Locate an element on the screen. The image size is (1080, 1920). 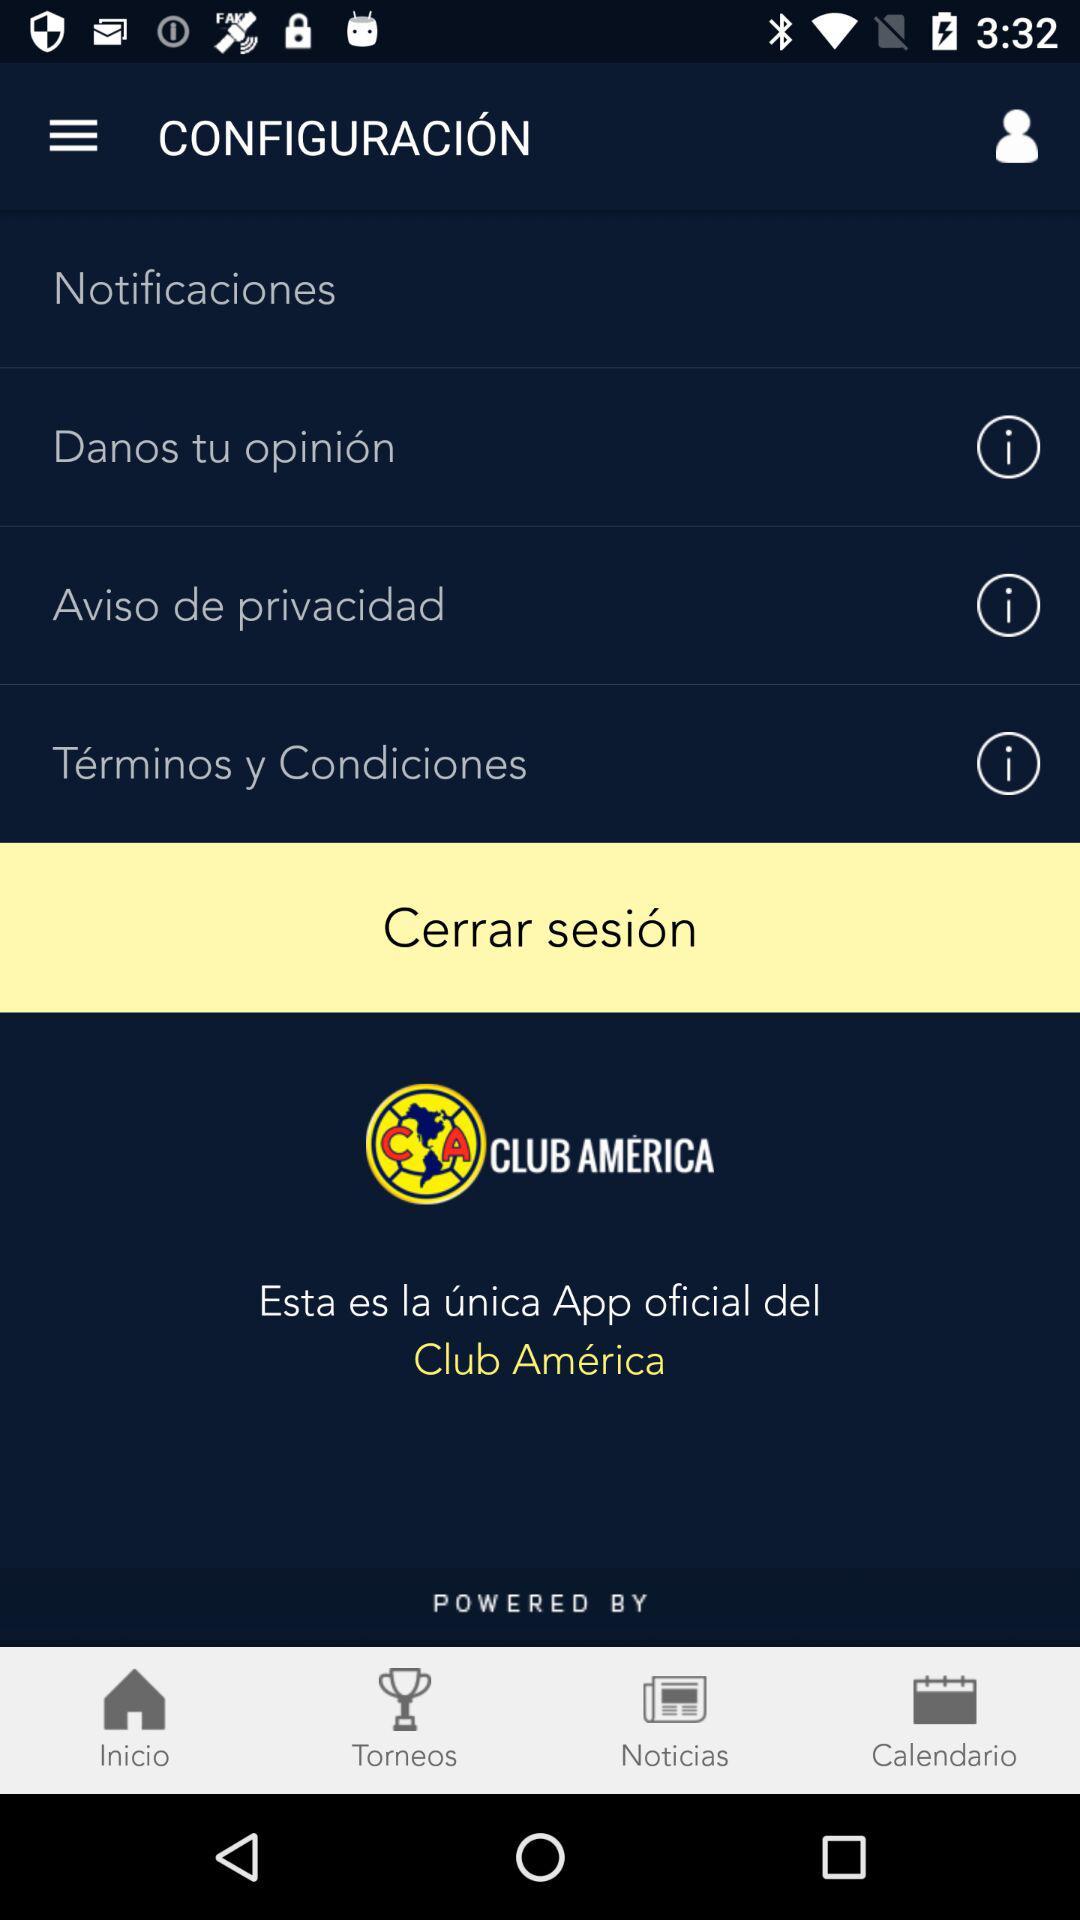
open menu options is located at coordinates (72, 135).